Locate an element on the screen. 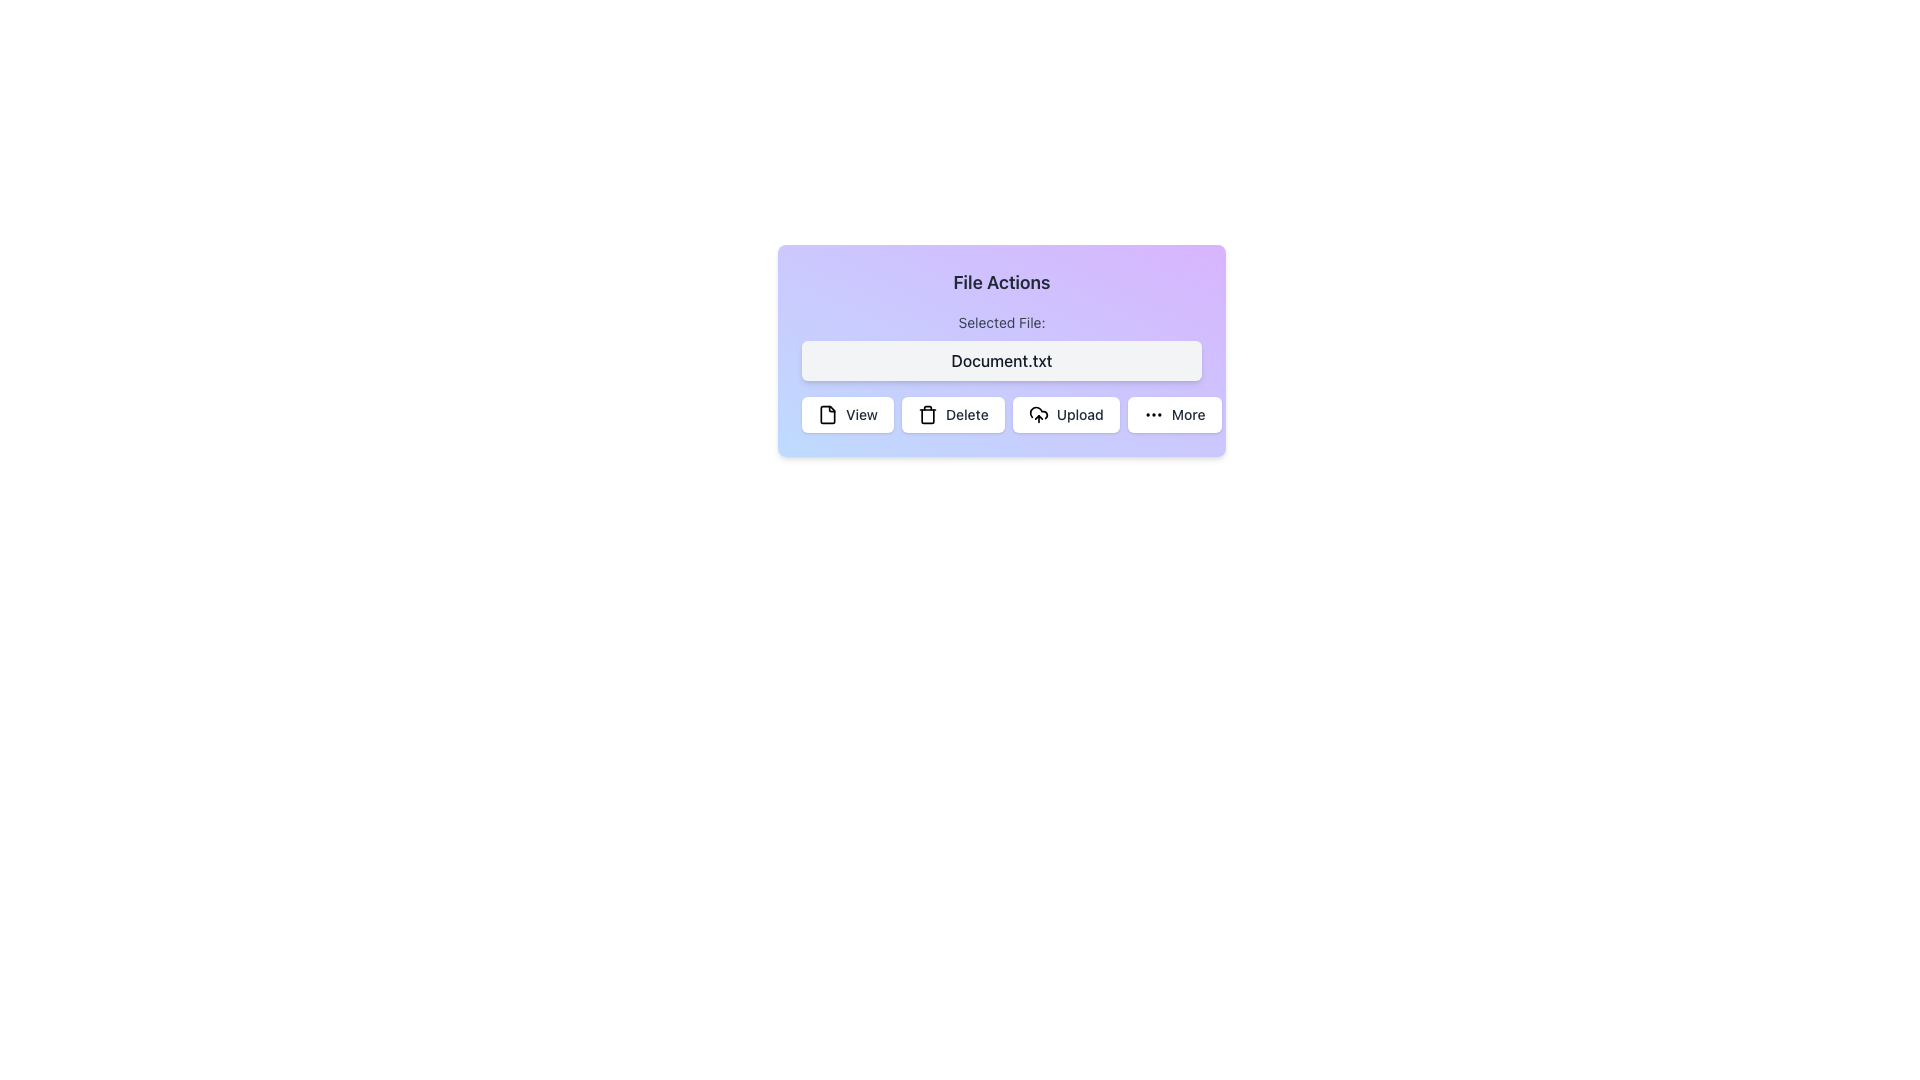  the file icon represented by a simplified vector graphic design, located at the leftmost end of the horizontal row of buttons within the 'File Actions' card UI is located at coordinates (828, 414).